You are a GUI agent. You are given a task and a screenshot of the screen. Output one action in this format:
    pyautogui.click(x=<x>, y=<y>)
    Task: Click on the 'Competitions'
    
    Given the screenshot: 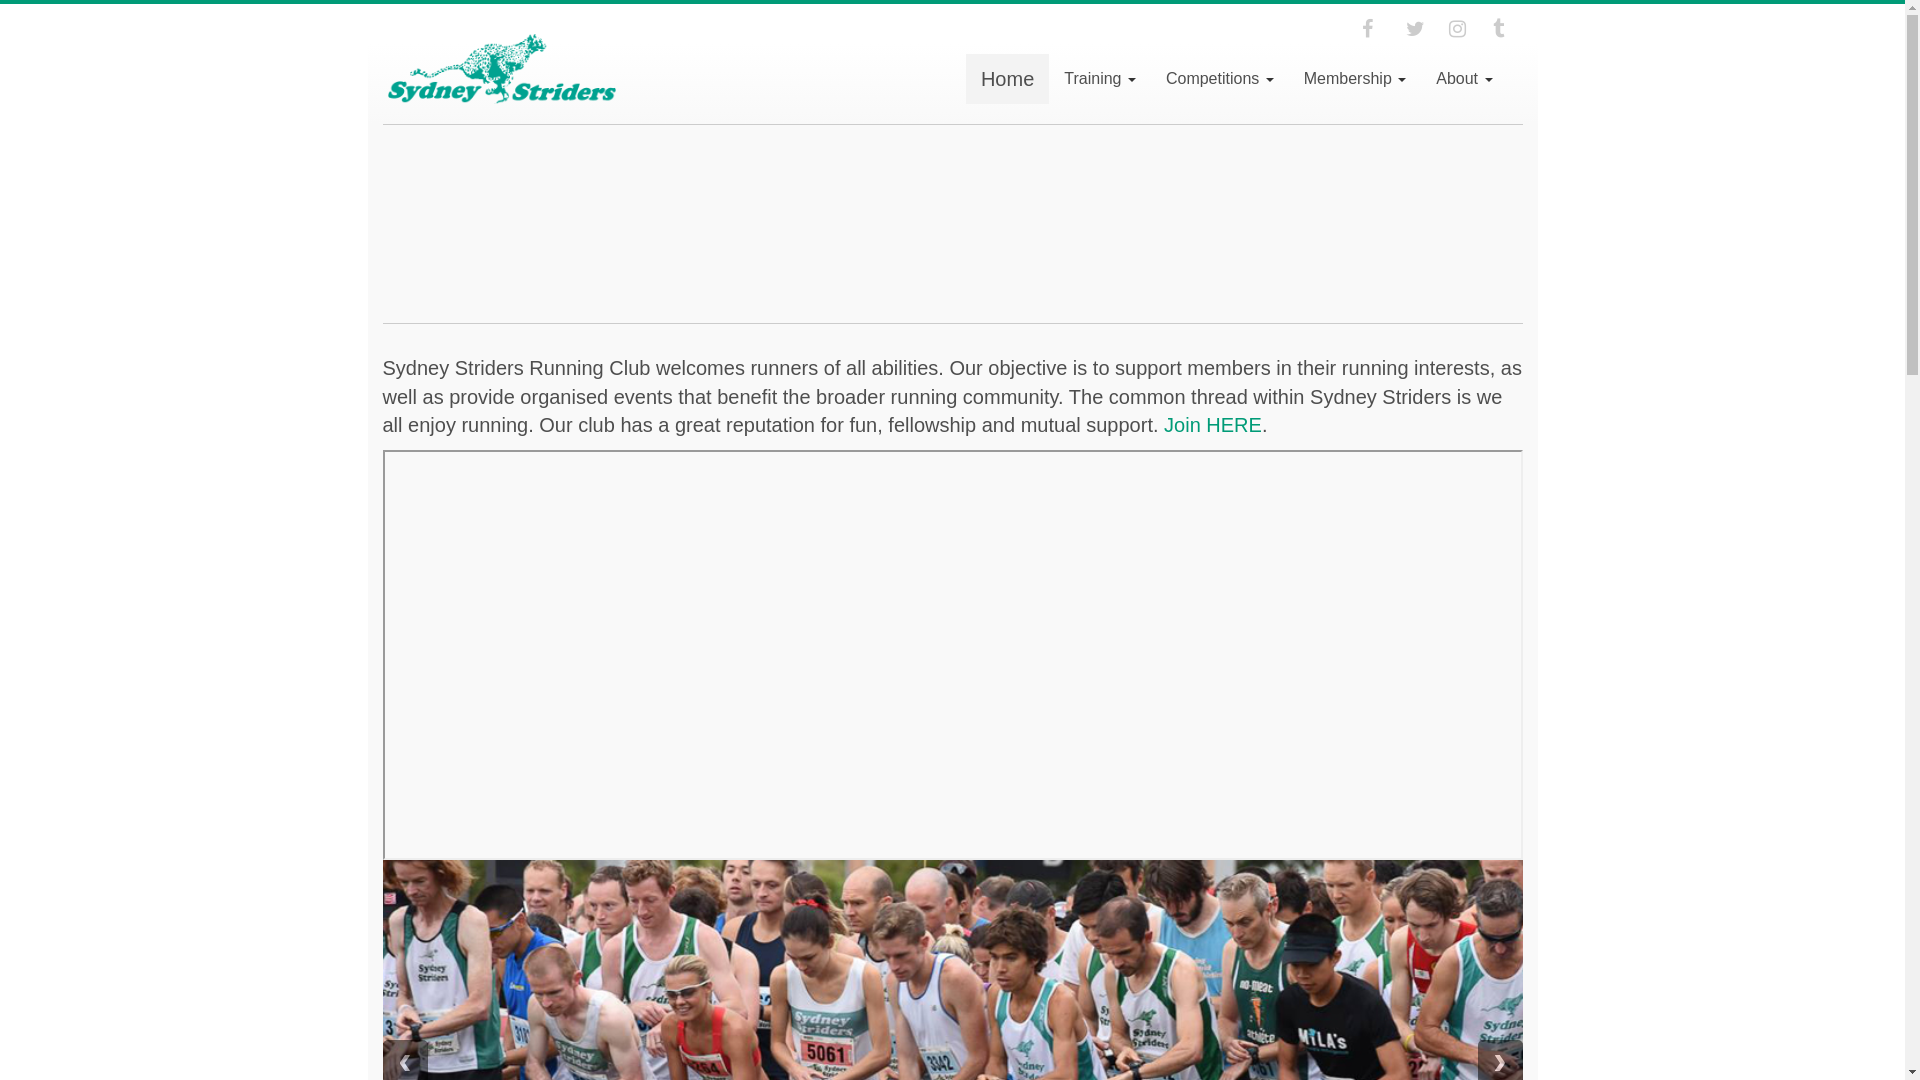 What is the action you would take?
    pyautogui.click(x=1218, y=77)
    